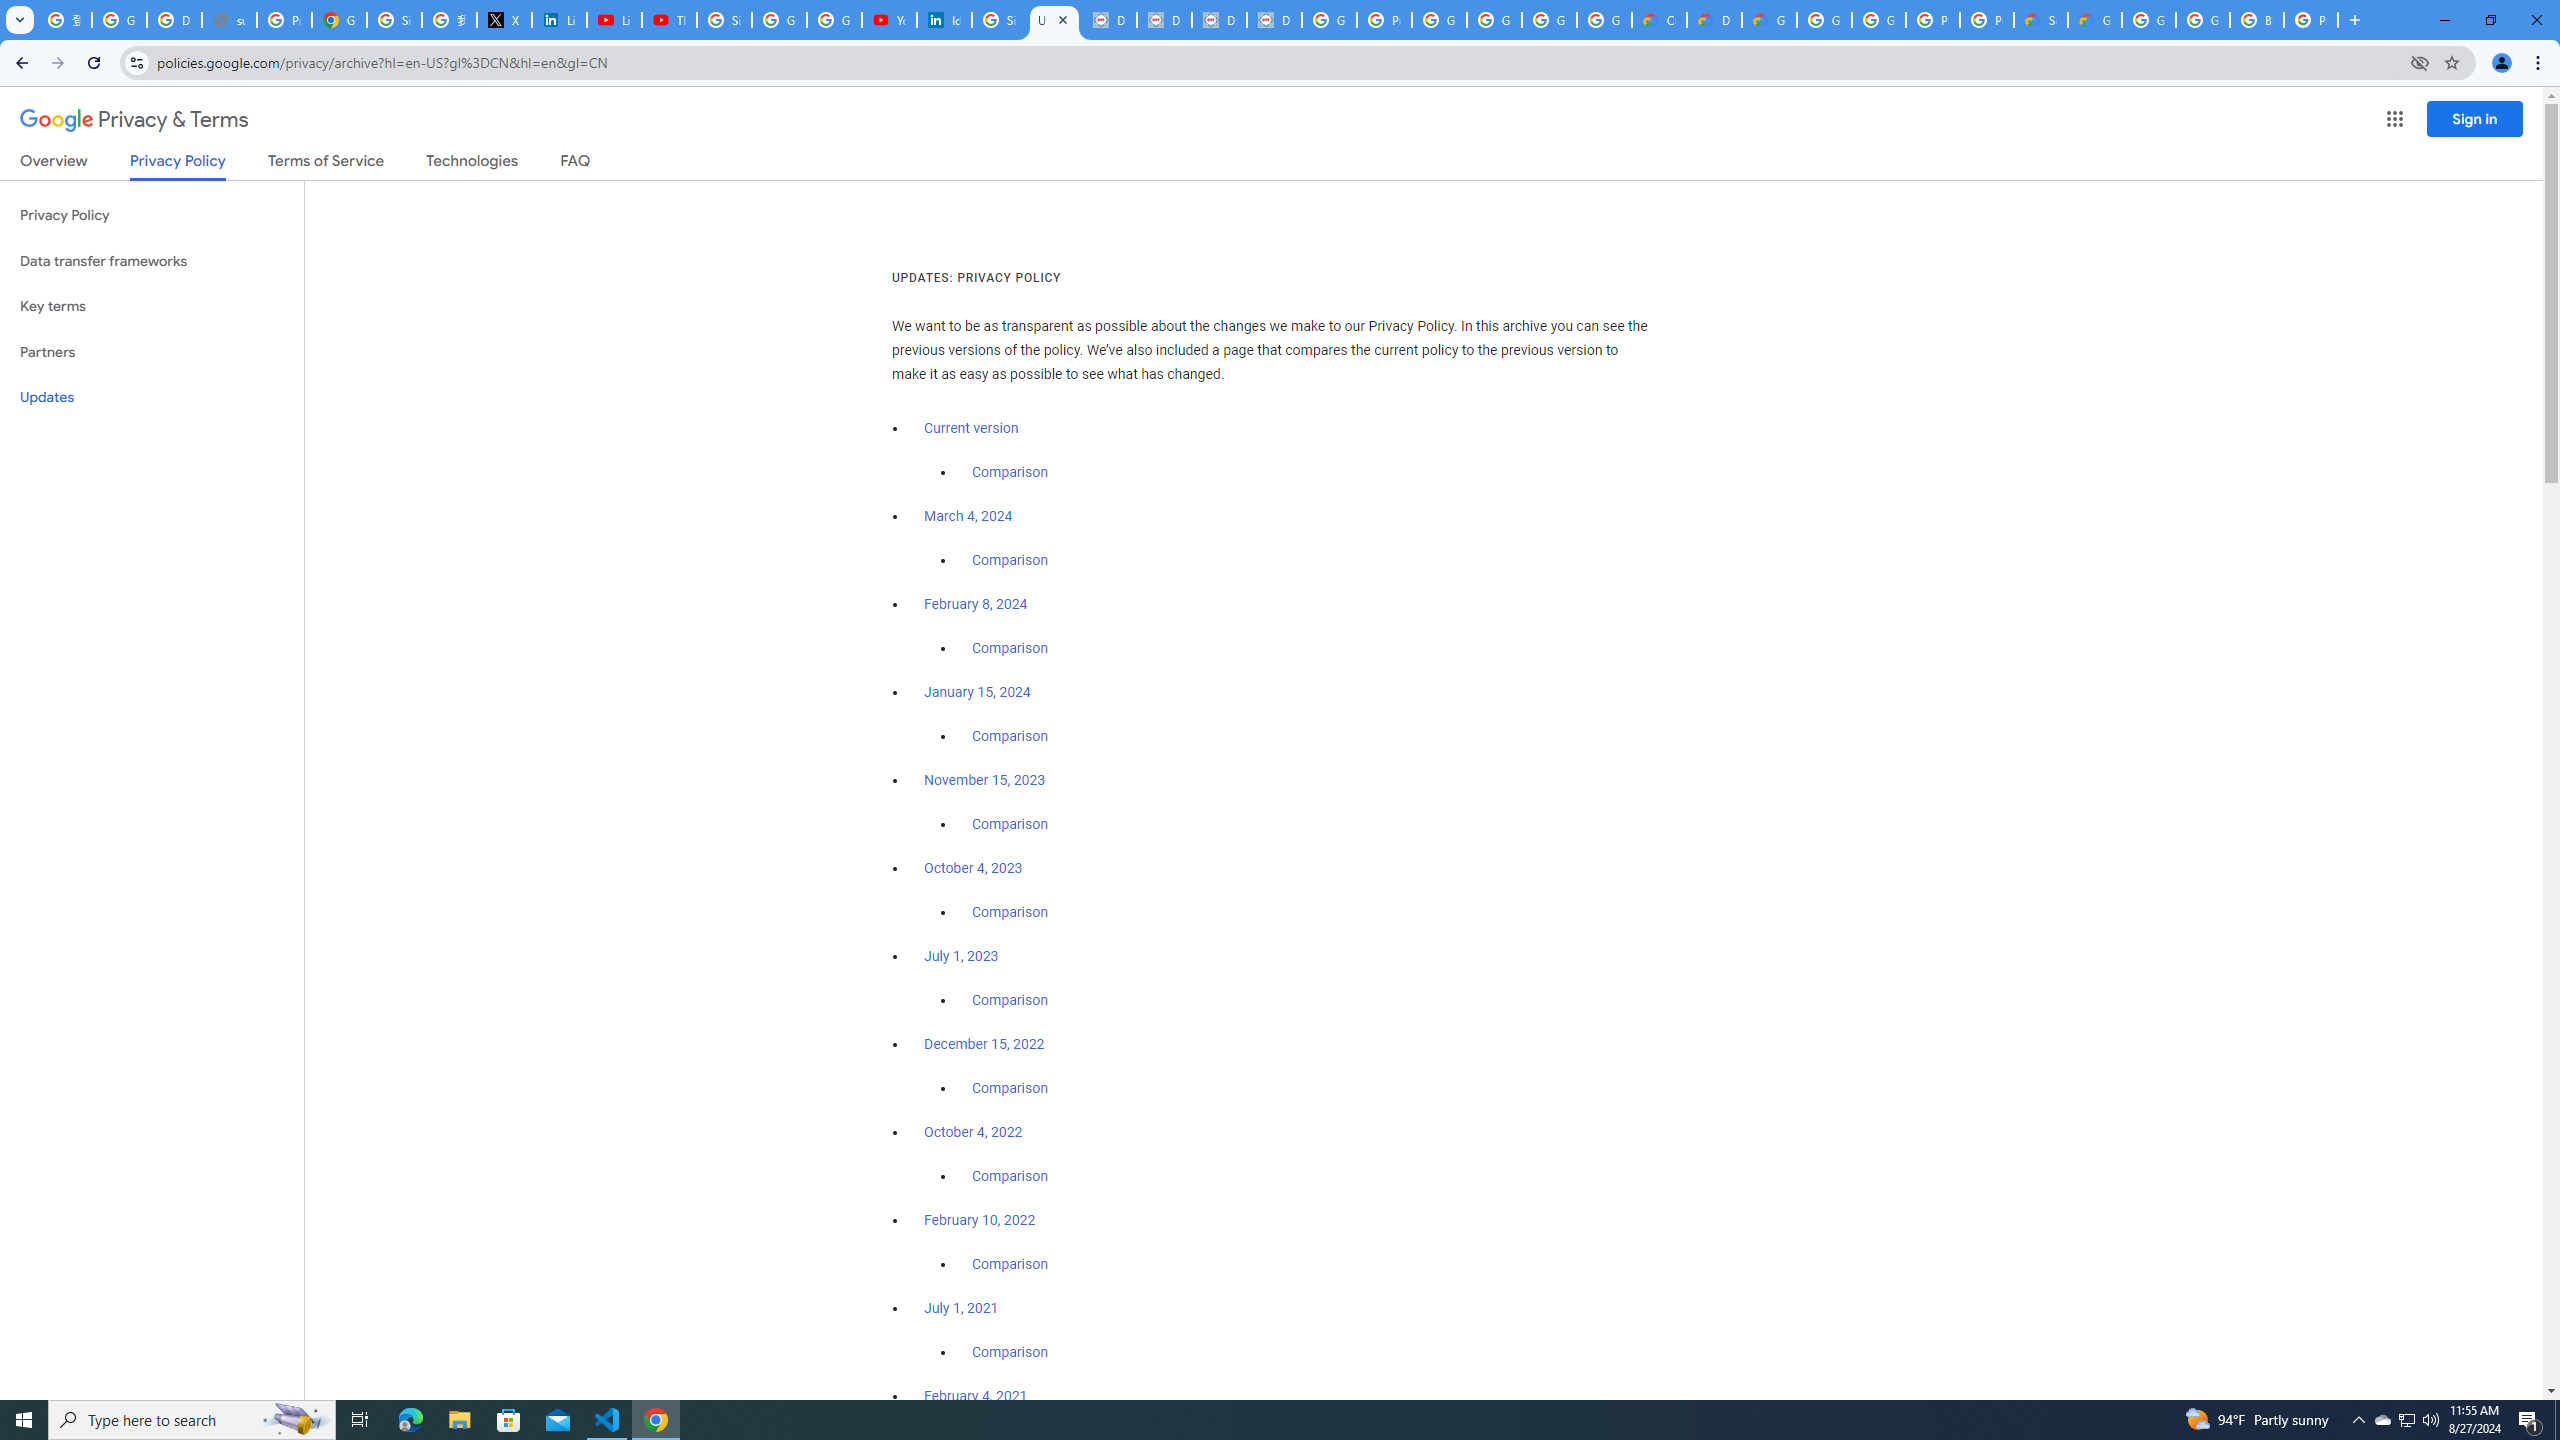 Image resolution: width=2560 pixels, height=1440 pixels. I want to click on 'July 1, 2021', so click(961, 1307).